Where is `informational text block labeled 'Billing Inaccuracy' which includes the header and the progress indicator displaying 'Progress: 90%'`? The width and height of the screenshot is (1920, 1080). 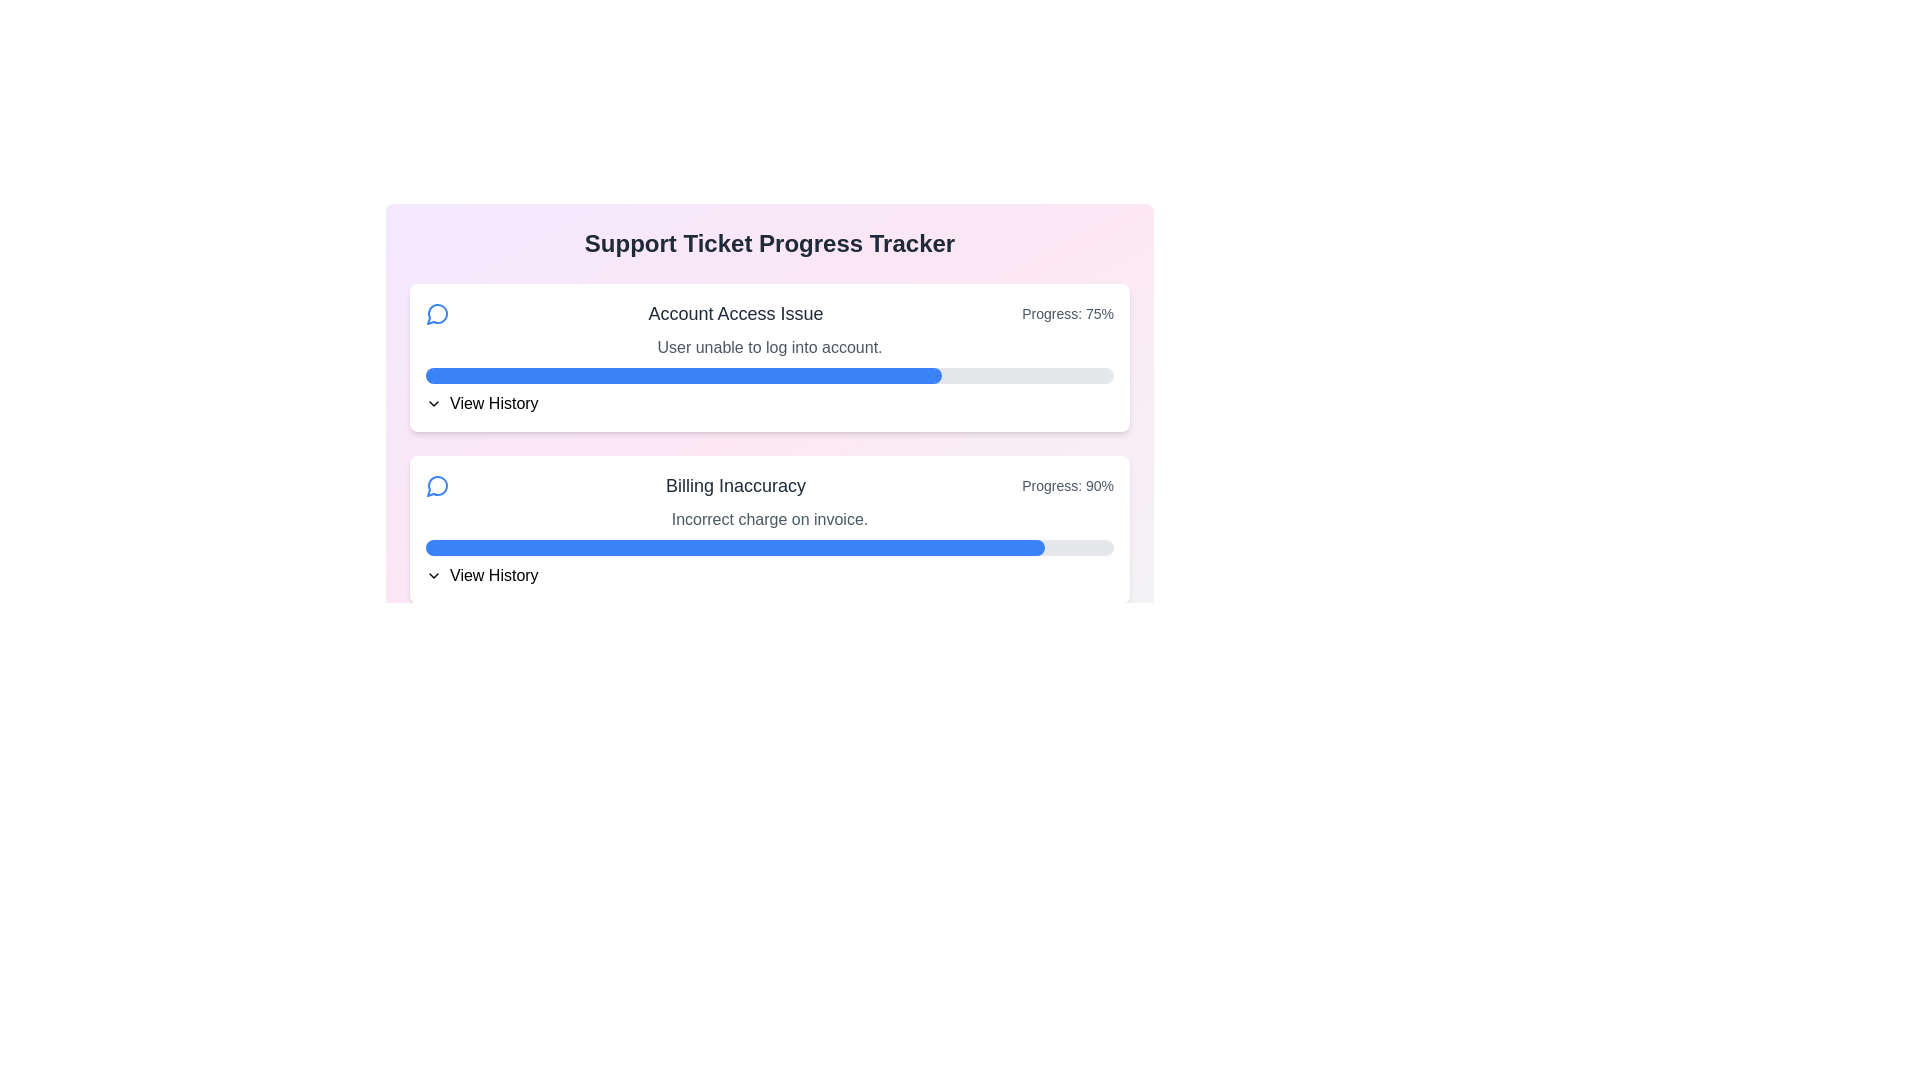
informational text block labeled 'Billing Inaccuracy' which includes the header and the progress indicator displaying 'Progress: 90%' is located at coordinates (768, 486).